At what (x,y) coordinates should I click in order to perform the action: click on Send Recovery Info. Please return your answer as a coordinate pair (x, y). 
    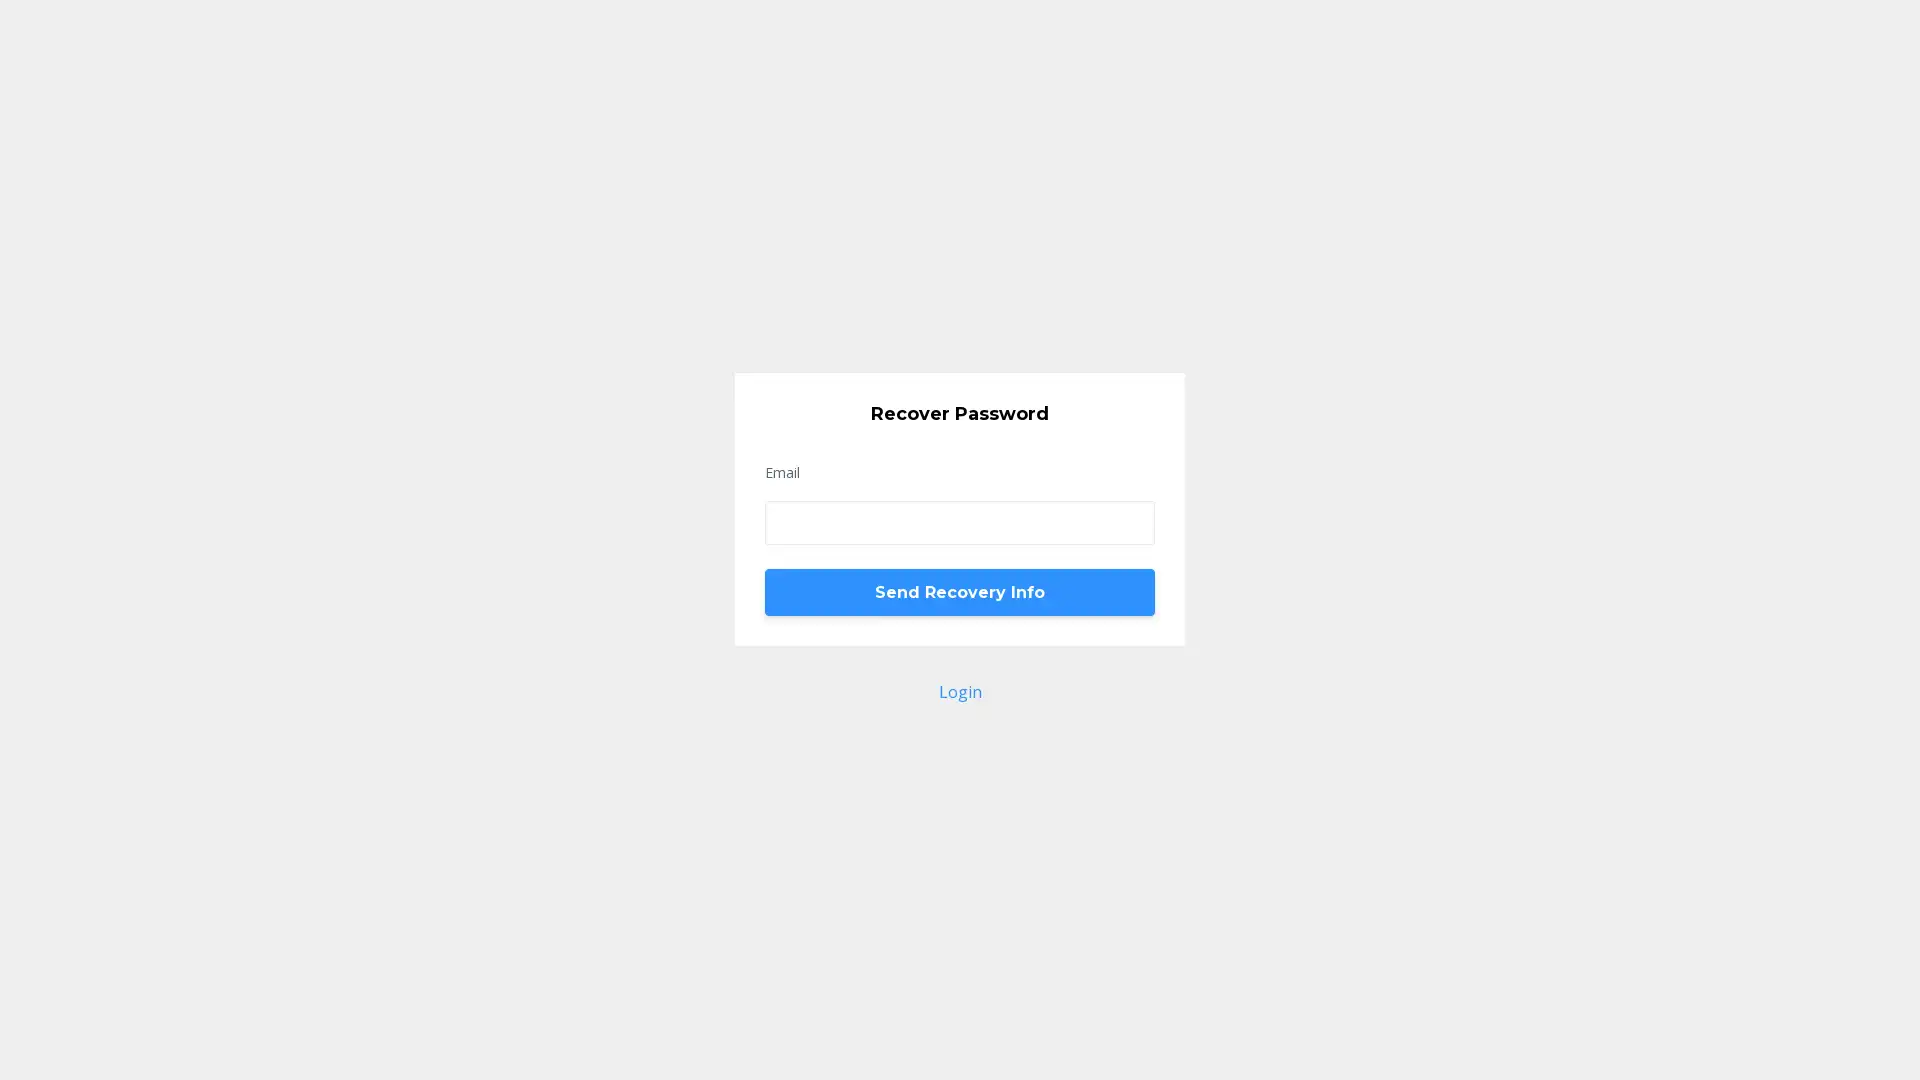
    Looking at the image, I should click on (960, 590).